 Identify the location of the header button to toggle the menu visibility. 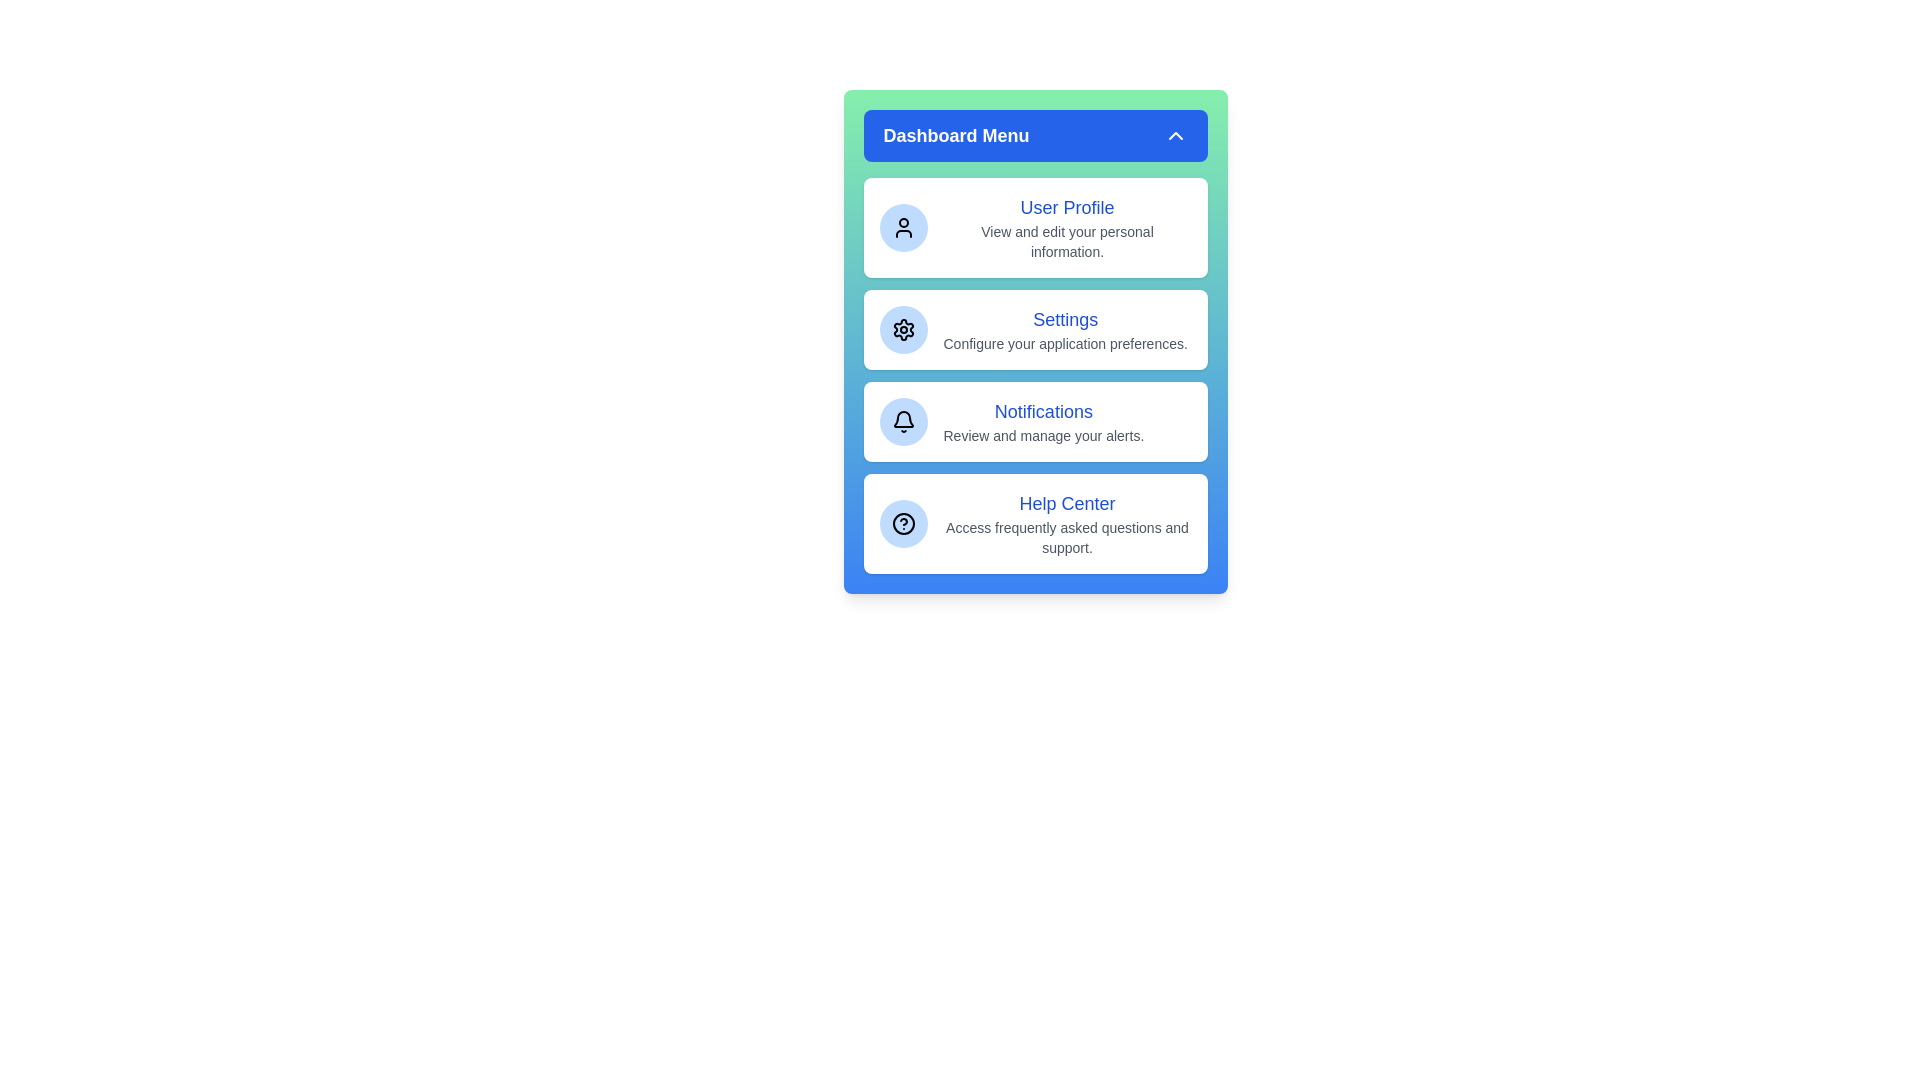
(1035, 135).